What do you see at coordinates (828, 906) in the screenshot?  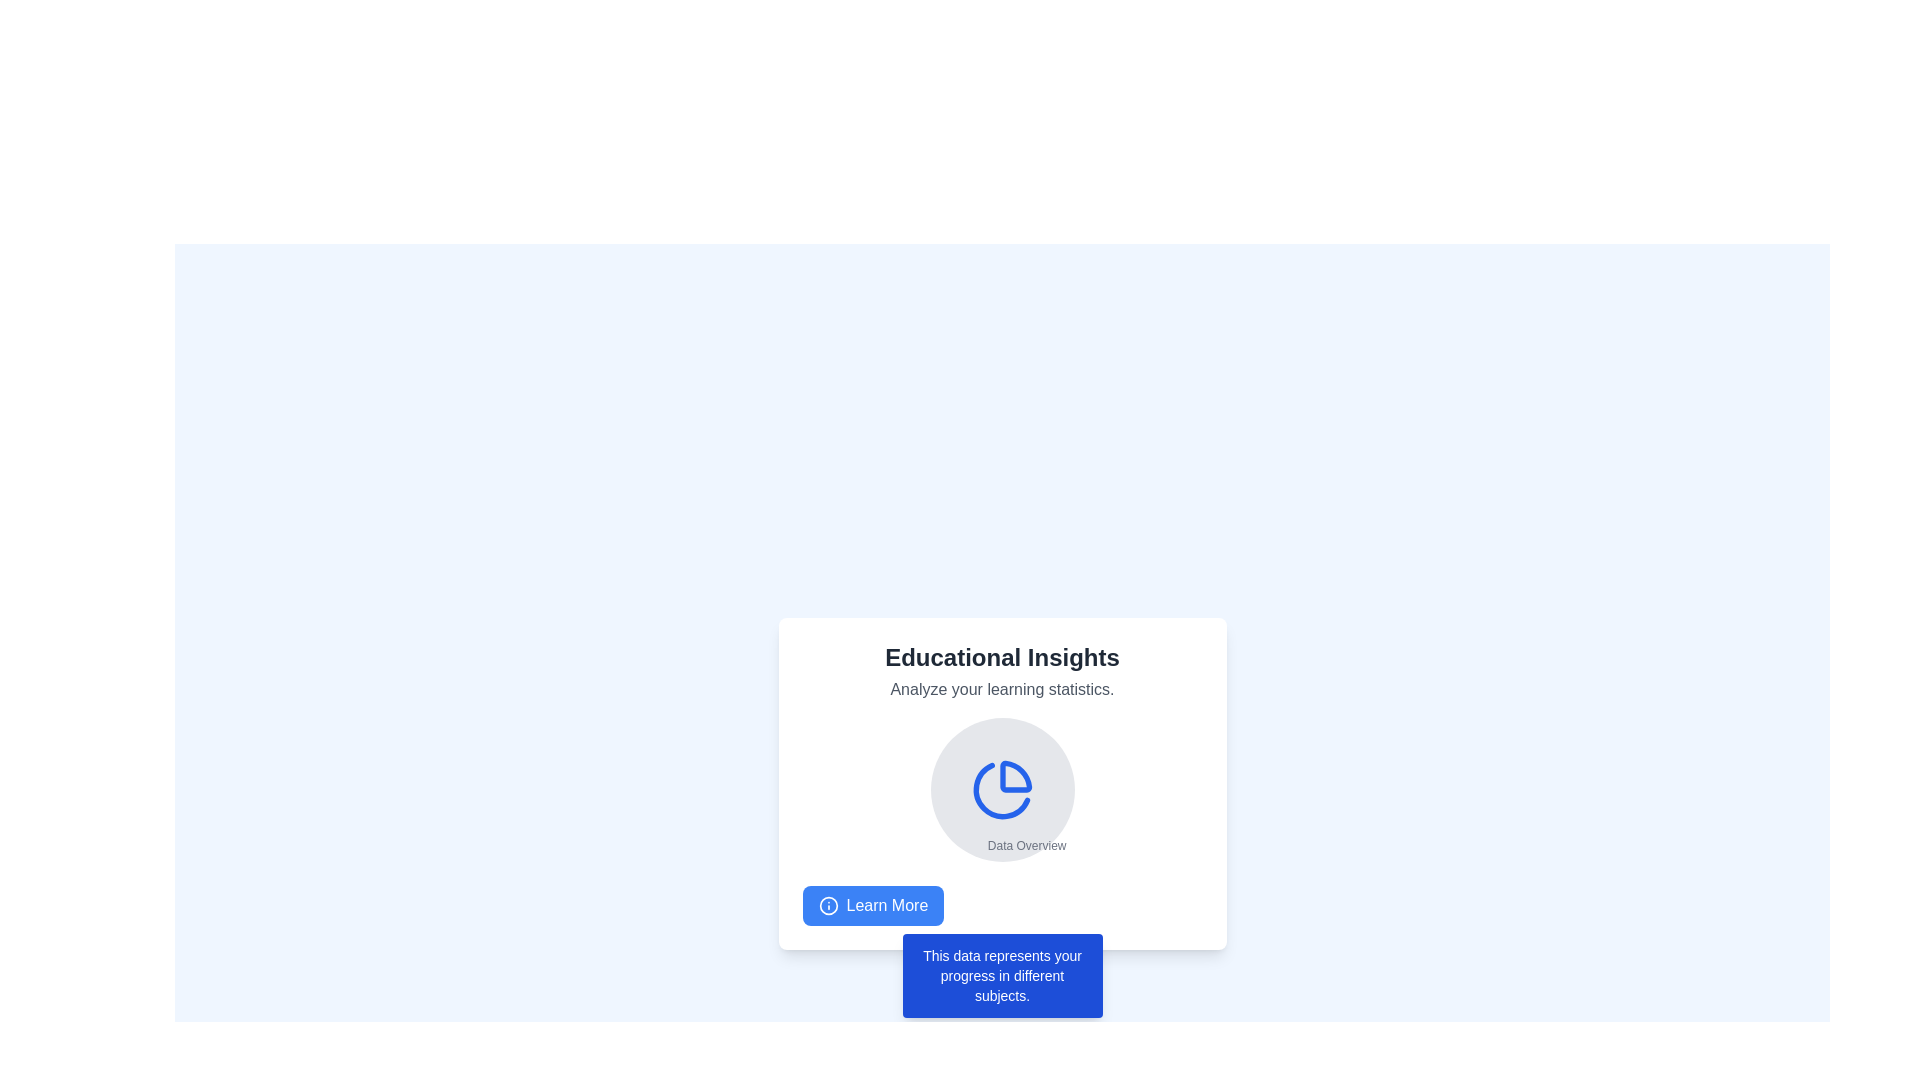 I see `the circular blue icon located near the bottom left corner of the 'Learn More' button in the 'Educational Insights' card` at bounding box center [828, 906].